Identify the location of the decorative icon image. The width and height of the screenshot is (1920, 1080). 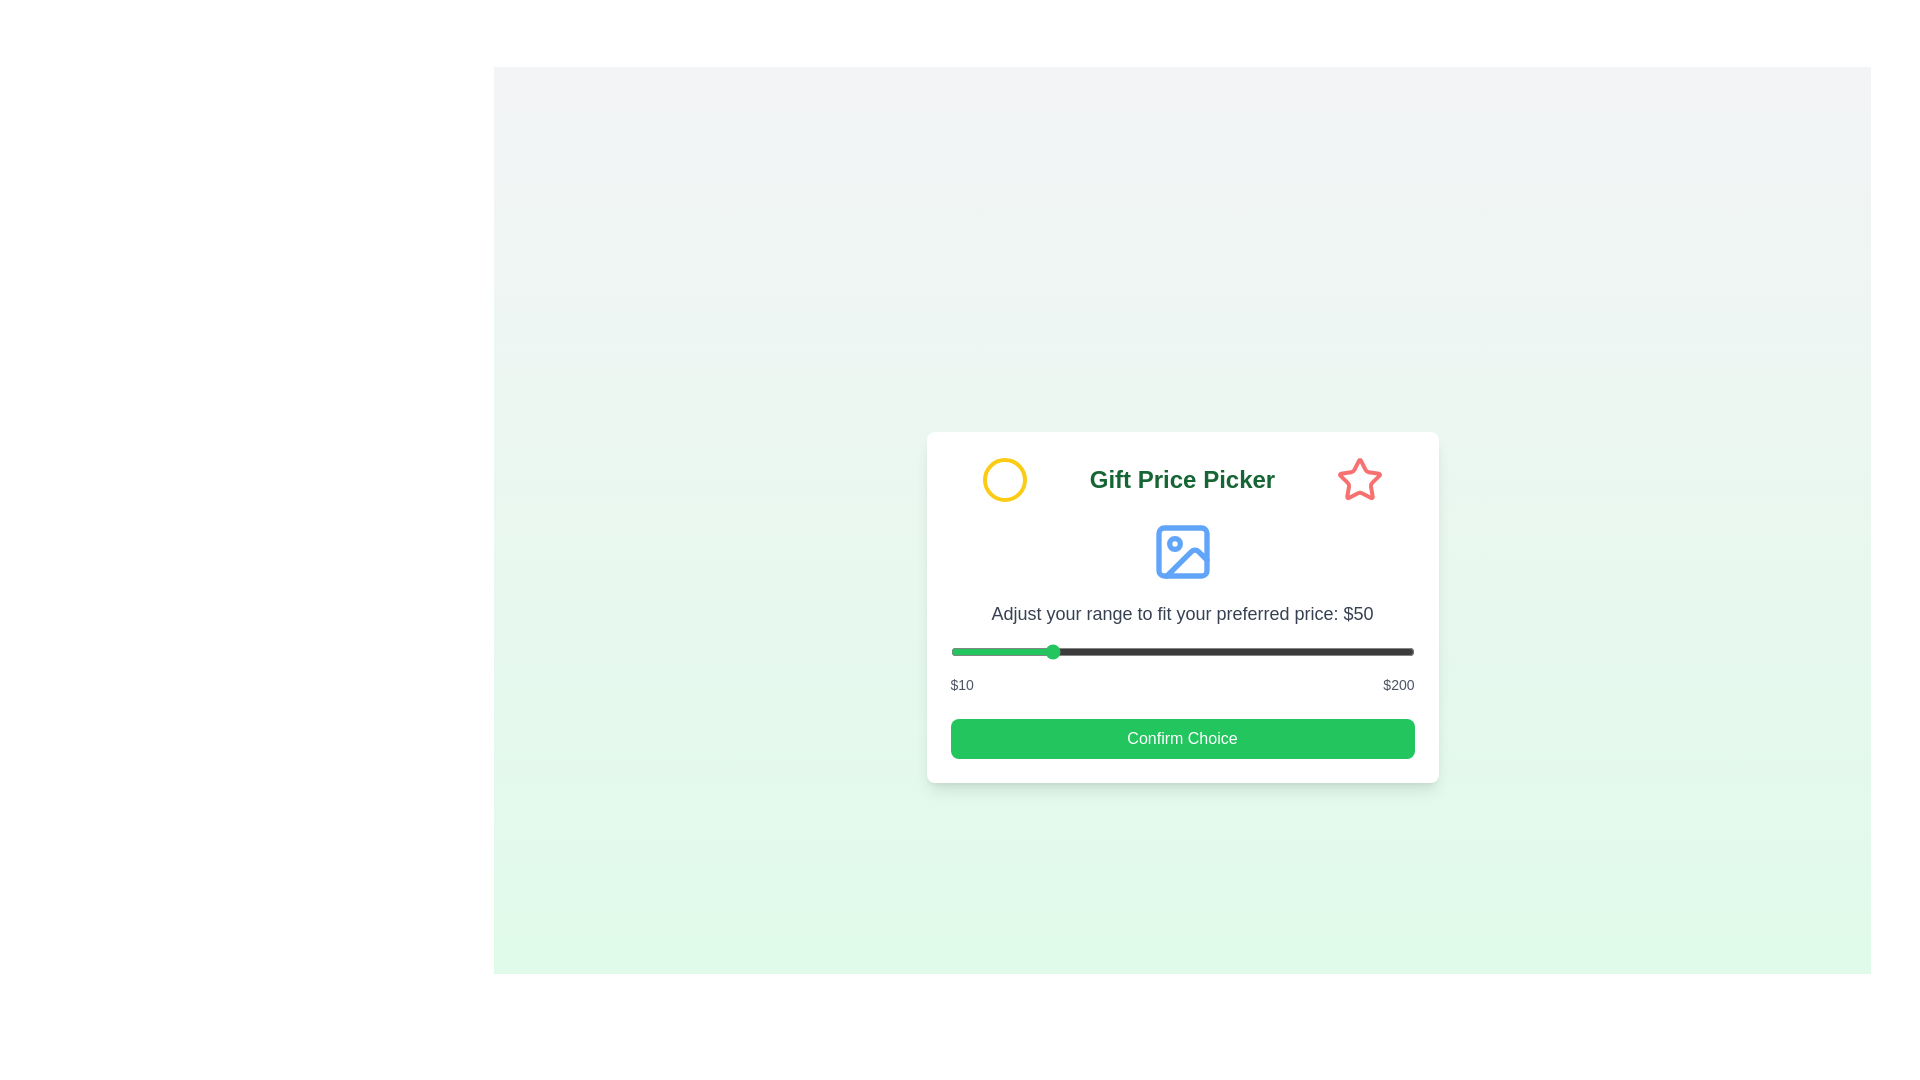
(1182, 551).